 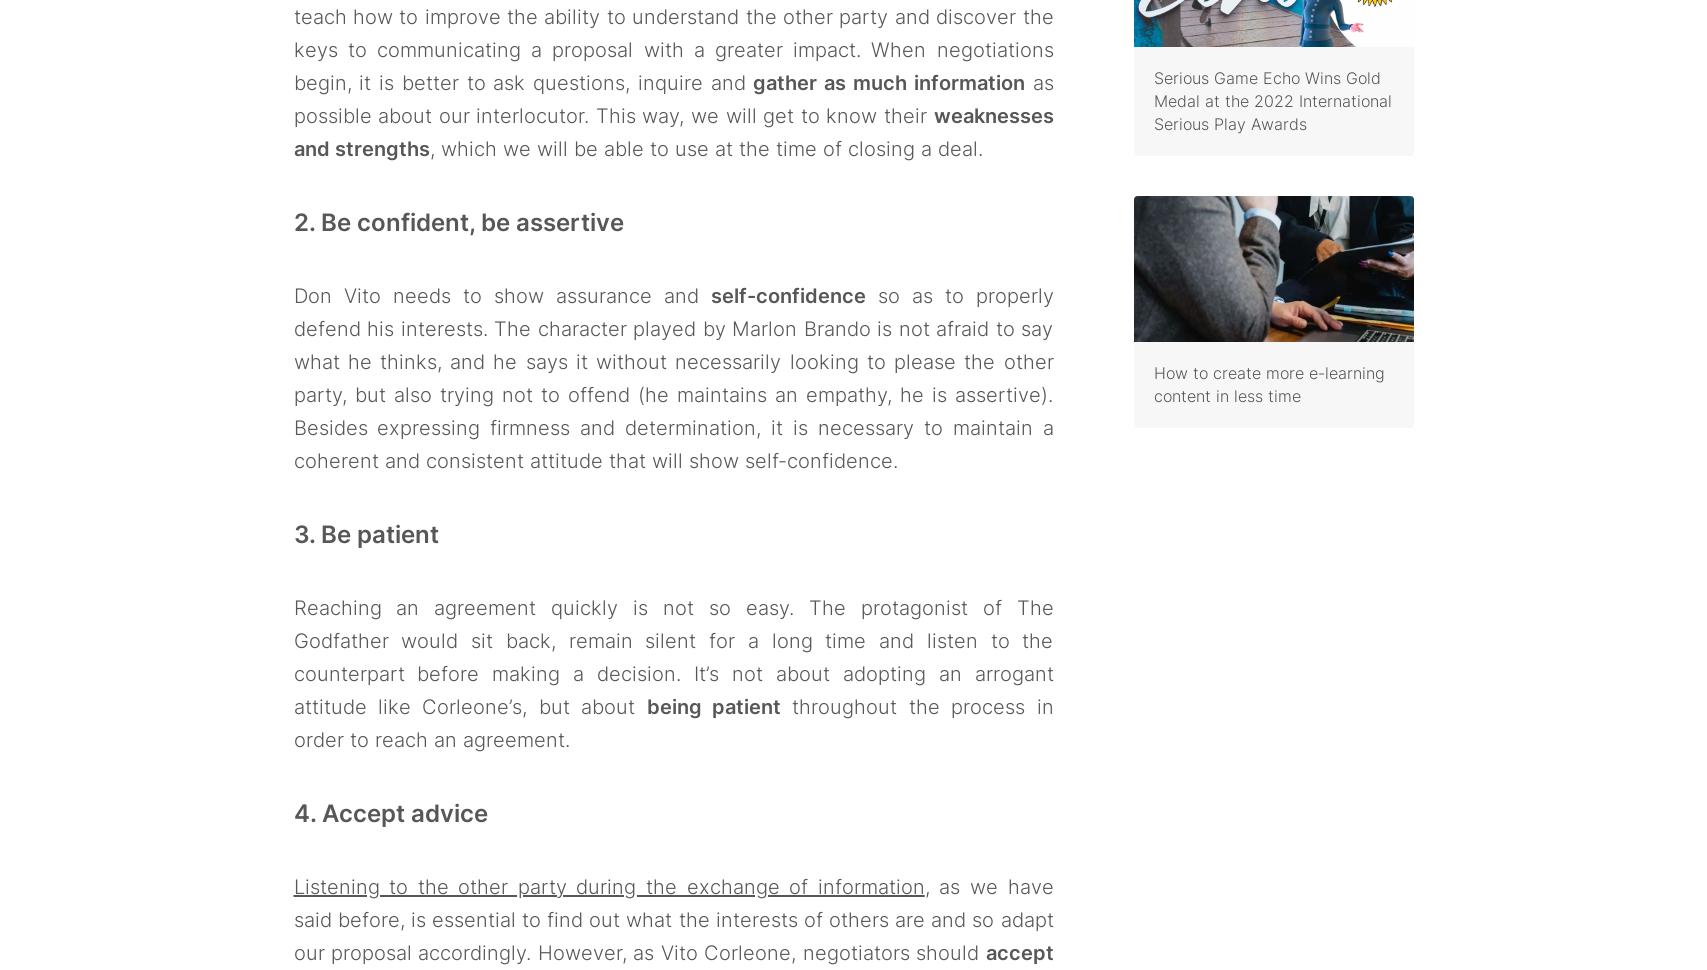 I want to click on 'Tailor-made video games', so click(x=671, y=798).